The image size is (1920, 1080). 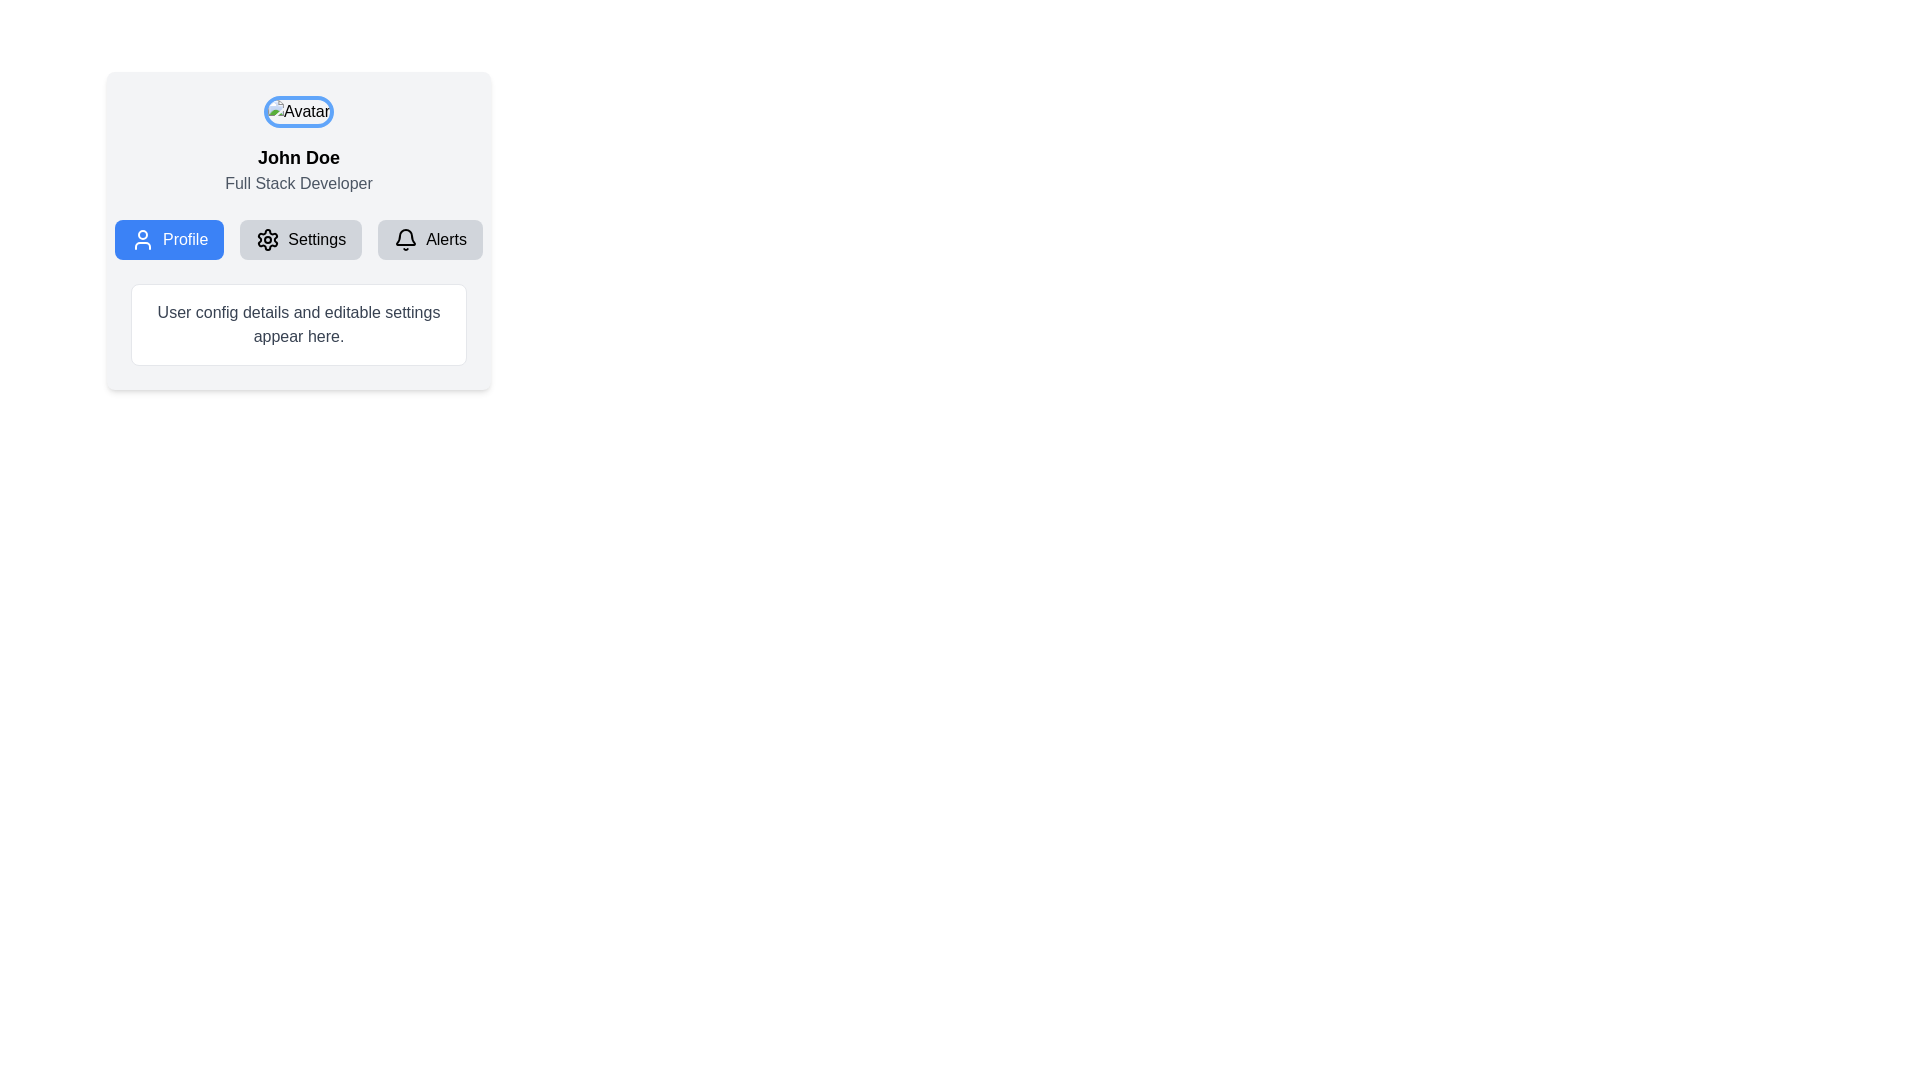 What do you see at coordinates (300, 238) in the screenshot?
I see `the 'Settings' button, which is a rectangular button with a gray background and a black gear icon, located centrally in a row of three buttons beneath the user profile section` at bounding box center [300, 238].